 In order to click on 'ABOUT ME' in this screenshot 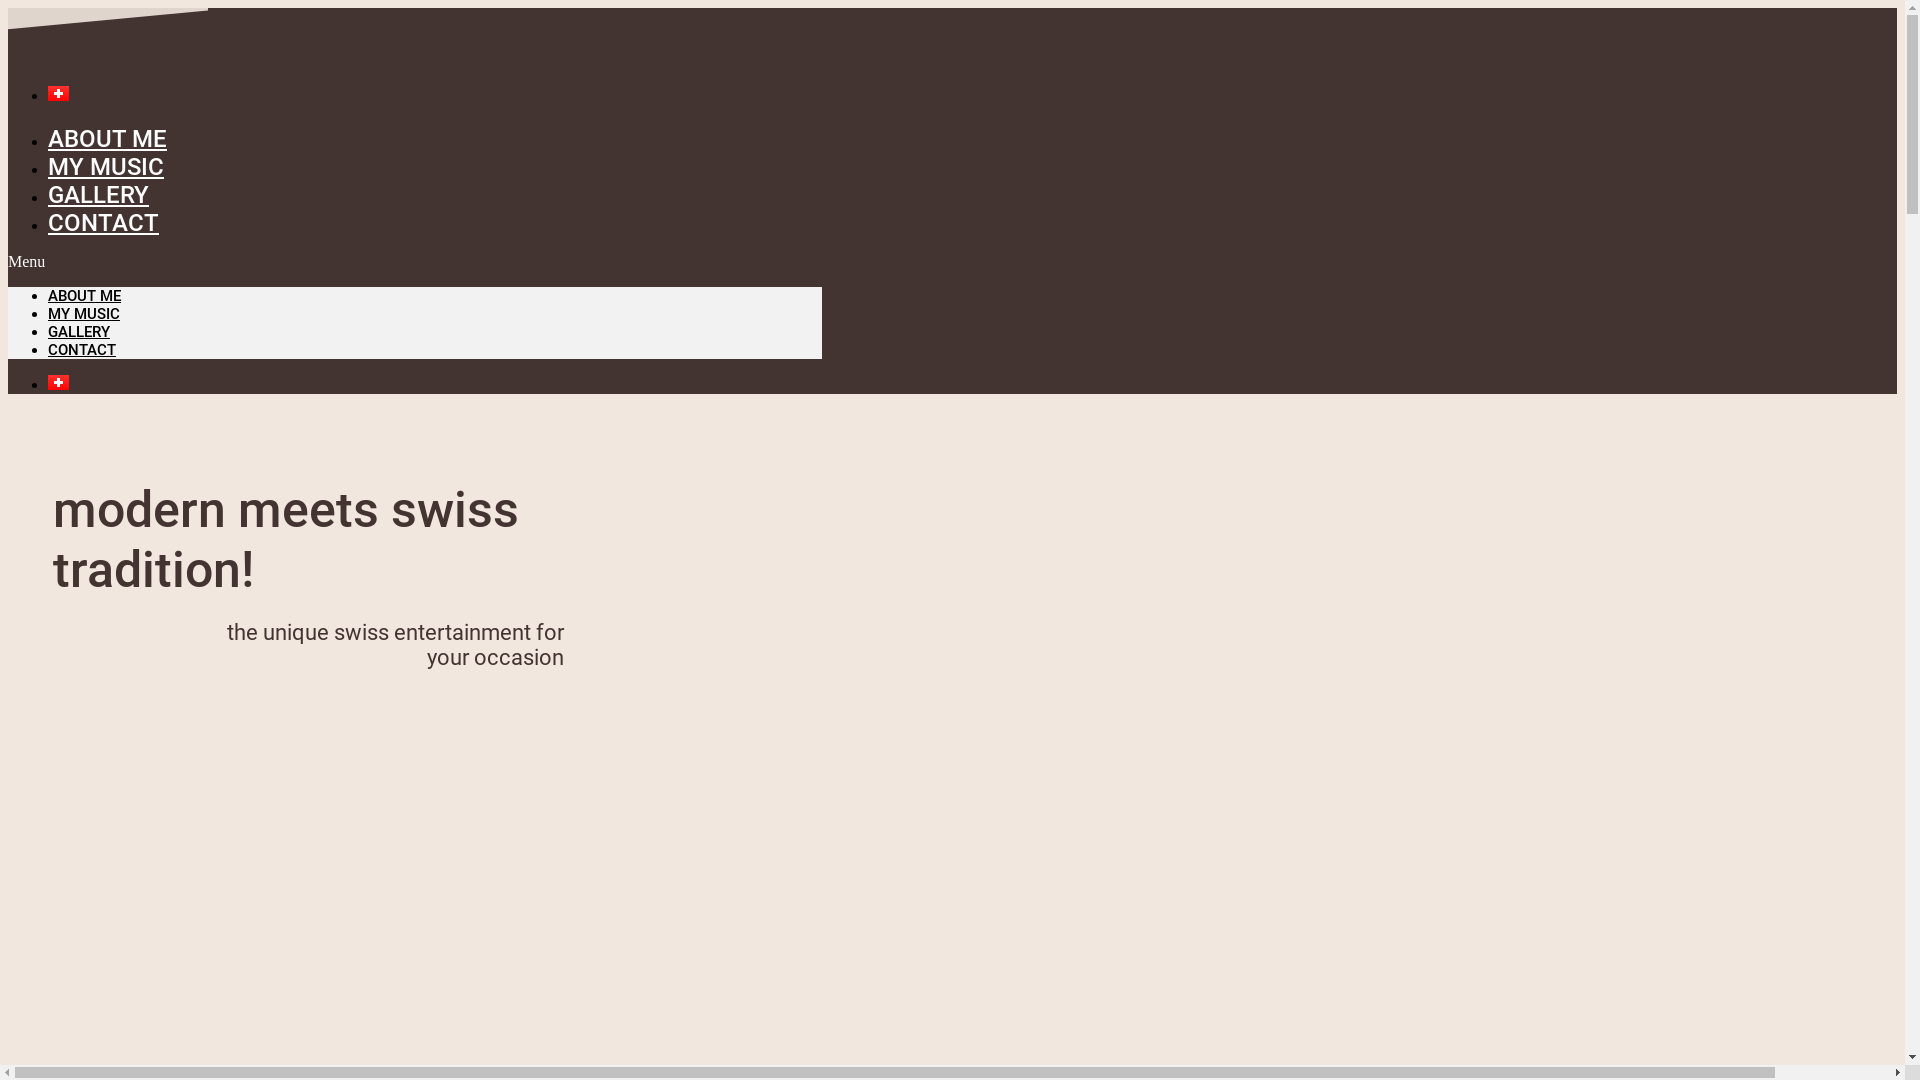, I will do `click(106, 137)`.